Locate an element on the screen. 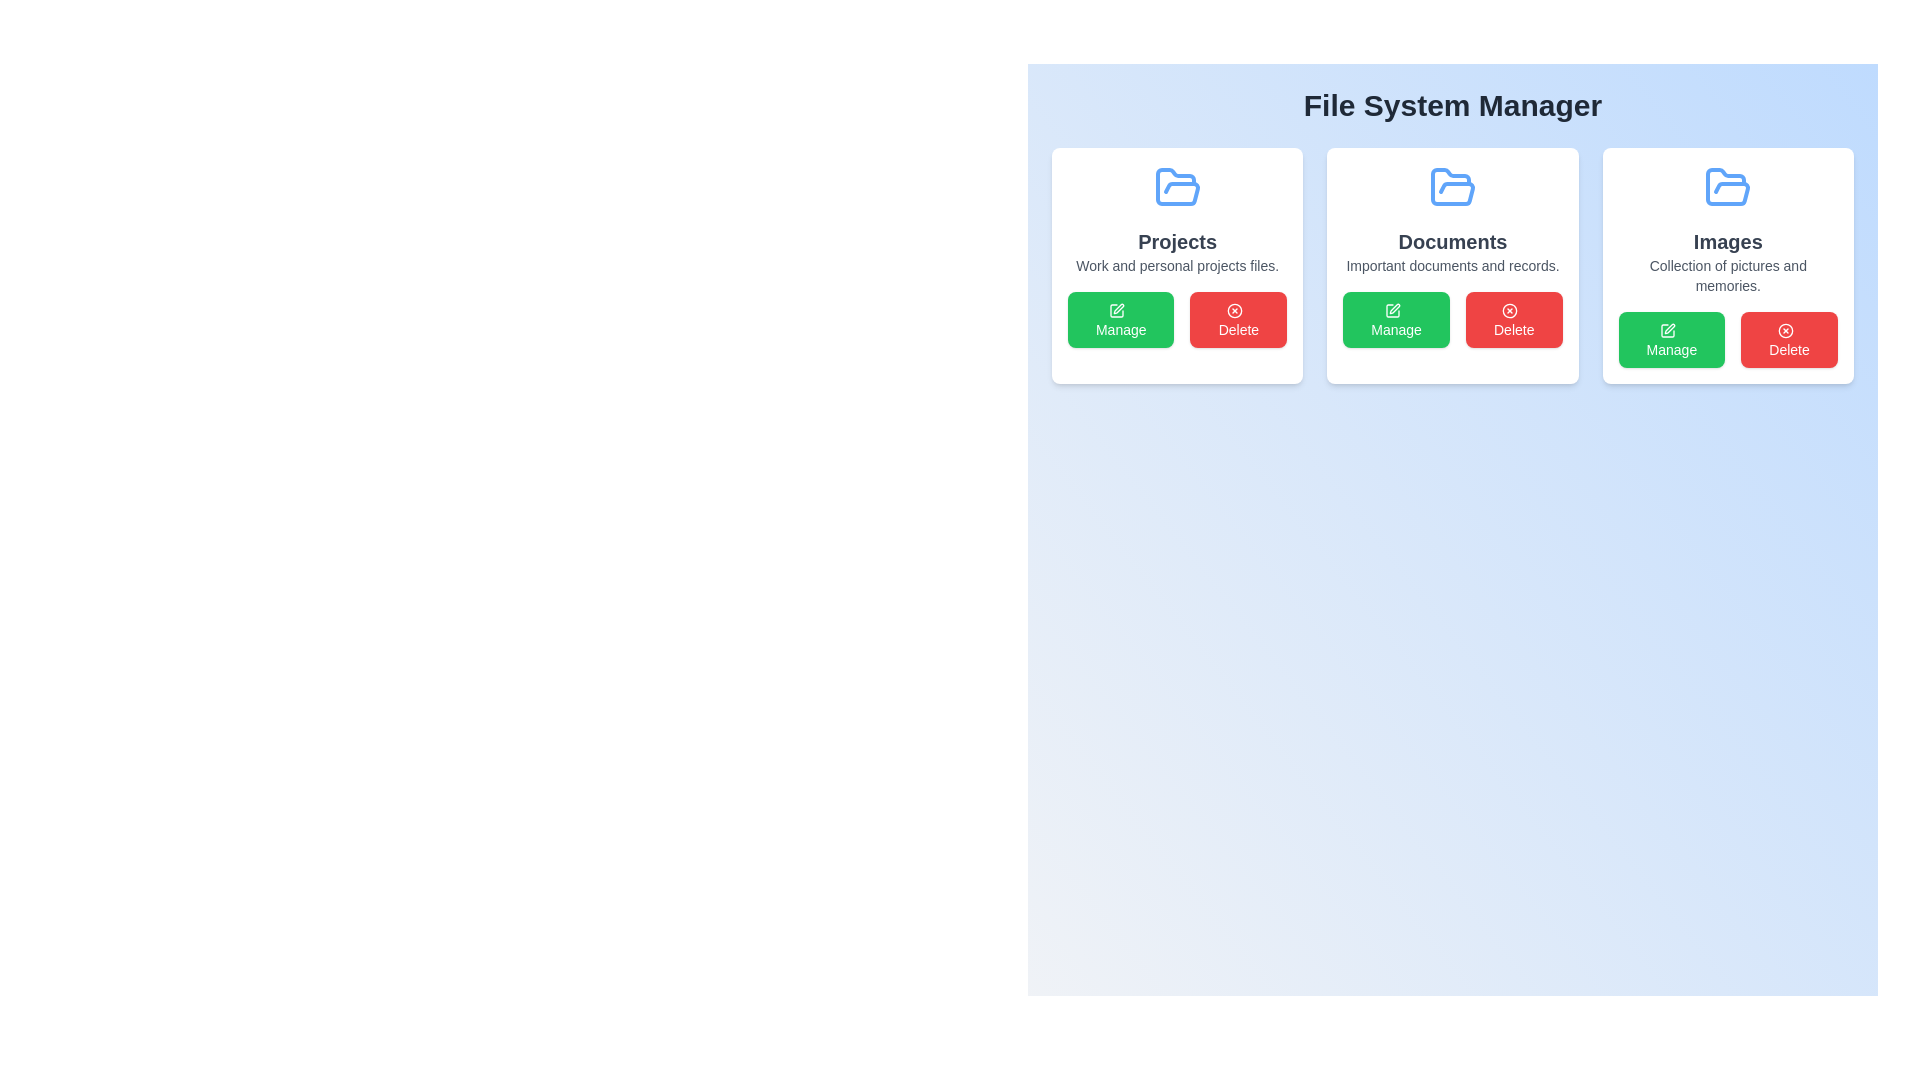  the circular delete icon in the second card labeled 'Projects', located beside the green 'Manage' action button is located at coordinates (1233, 311).